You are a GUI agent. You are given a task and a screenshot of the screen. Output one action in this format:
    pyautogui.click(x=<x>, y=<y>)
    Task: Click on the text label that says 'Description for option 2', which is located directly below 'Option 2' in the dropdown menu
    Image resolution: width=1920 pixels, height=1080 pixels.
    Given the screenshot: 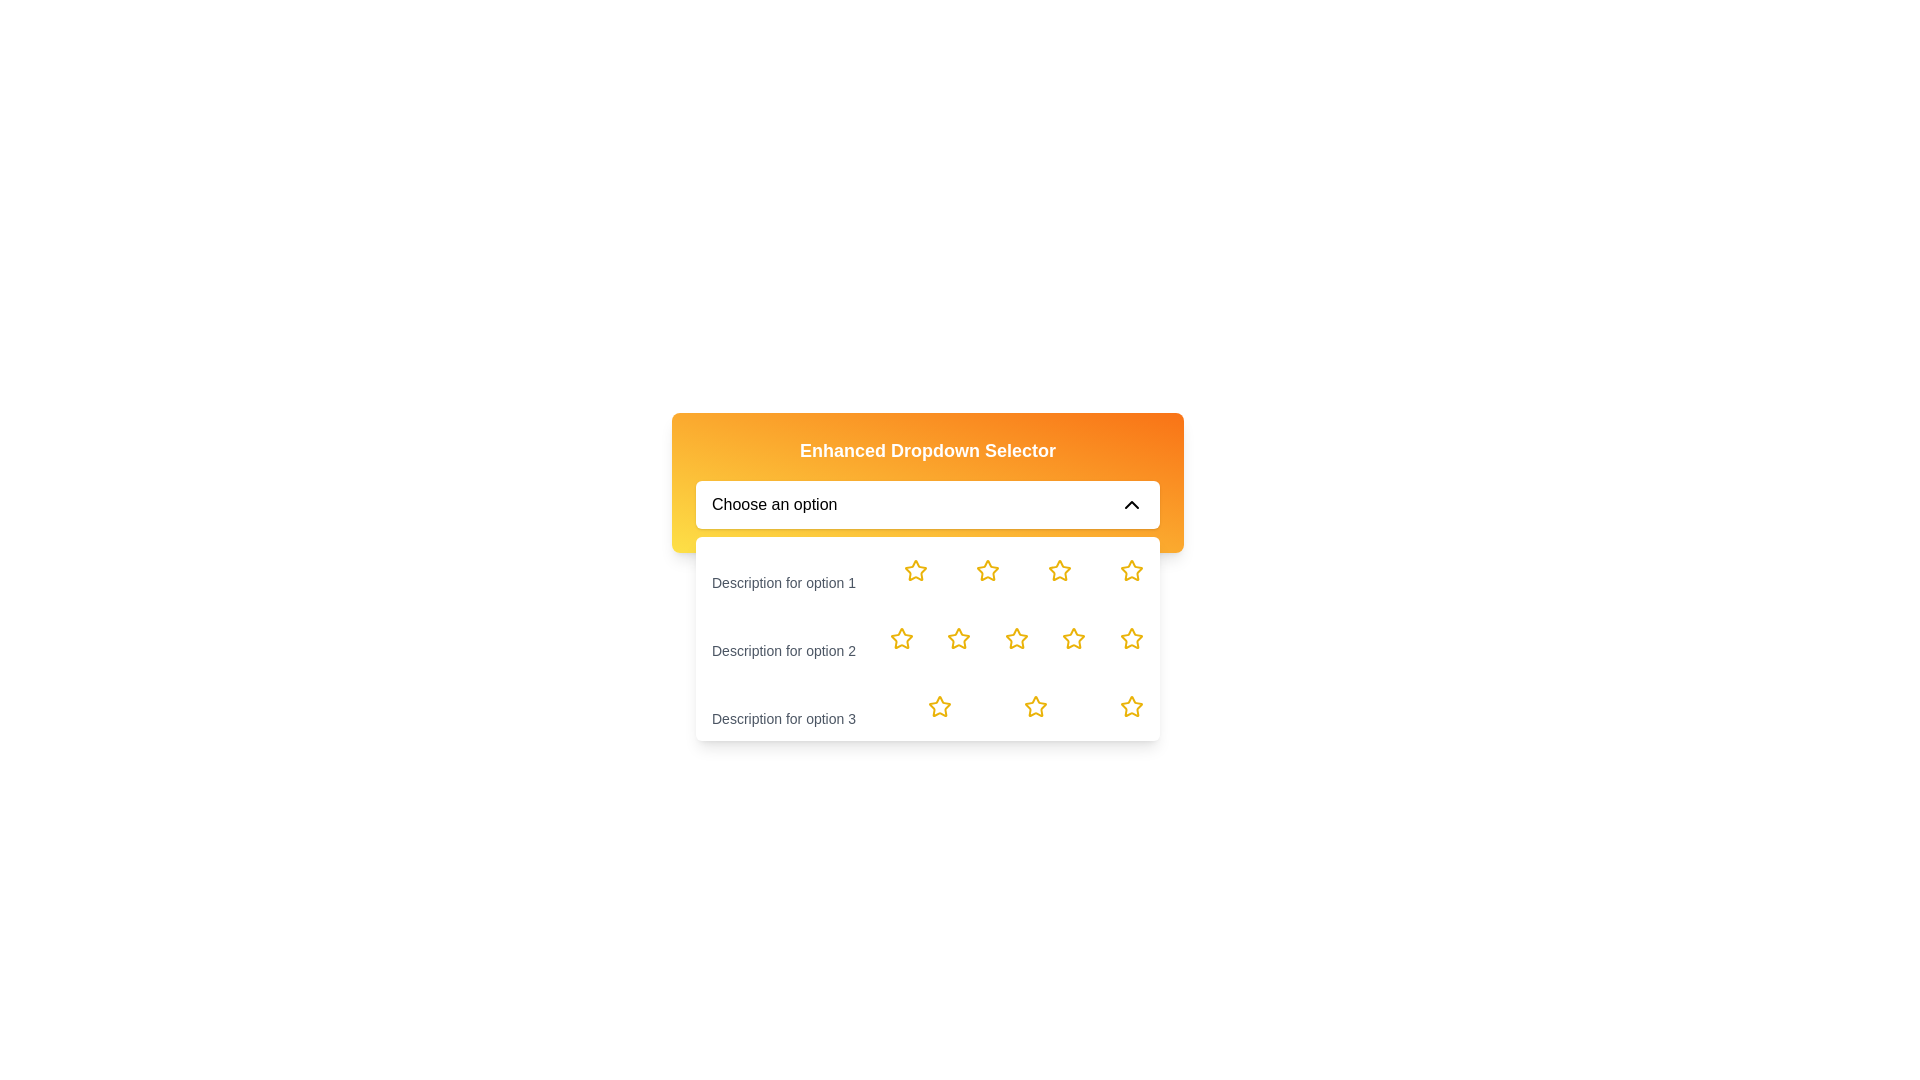 What is the action you would take?
    pyautogui.click(x=782, y=639)
    